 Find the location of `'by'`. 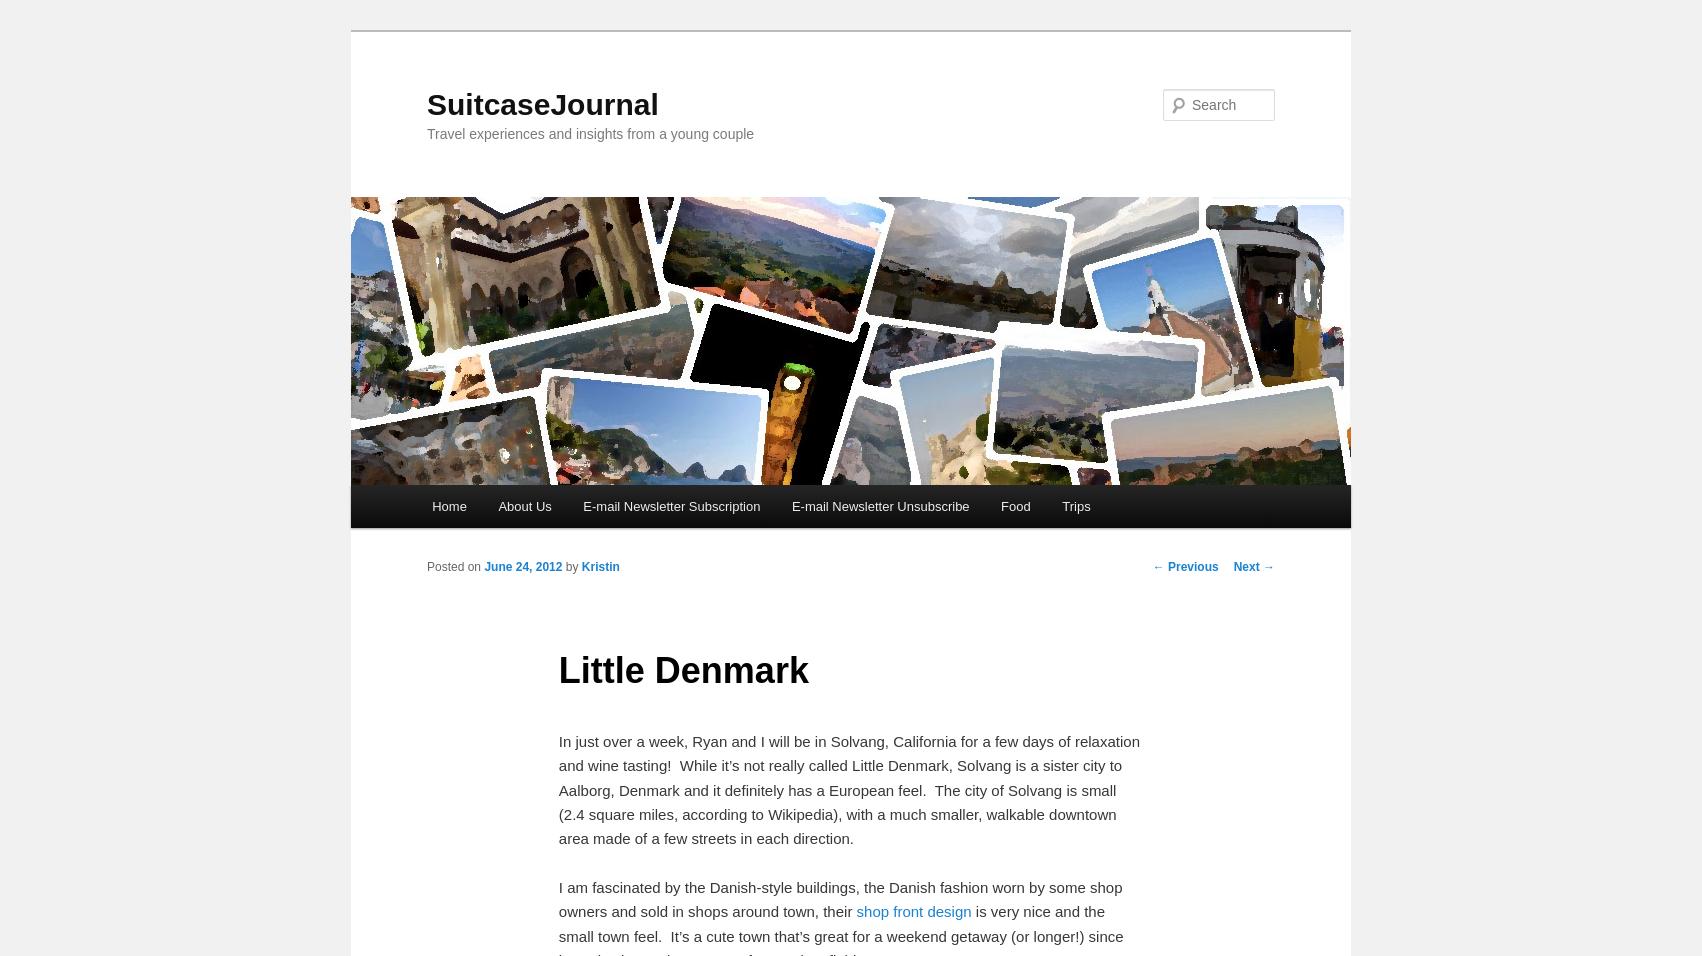

'by' is located at coordinates (573, 566).